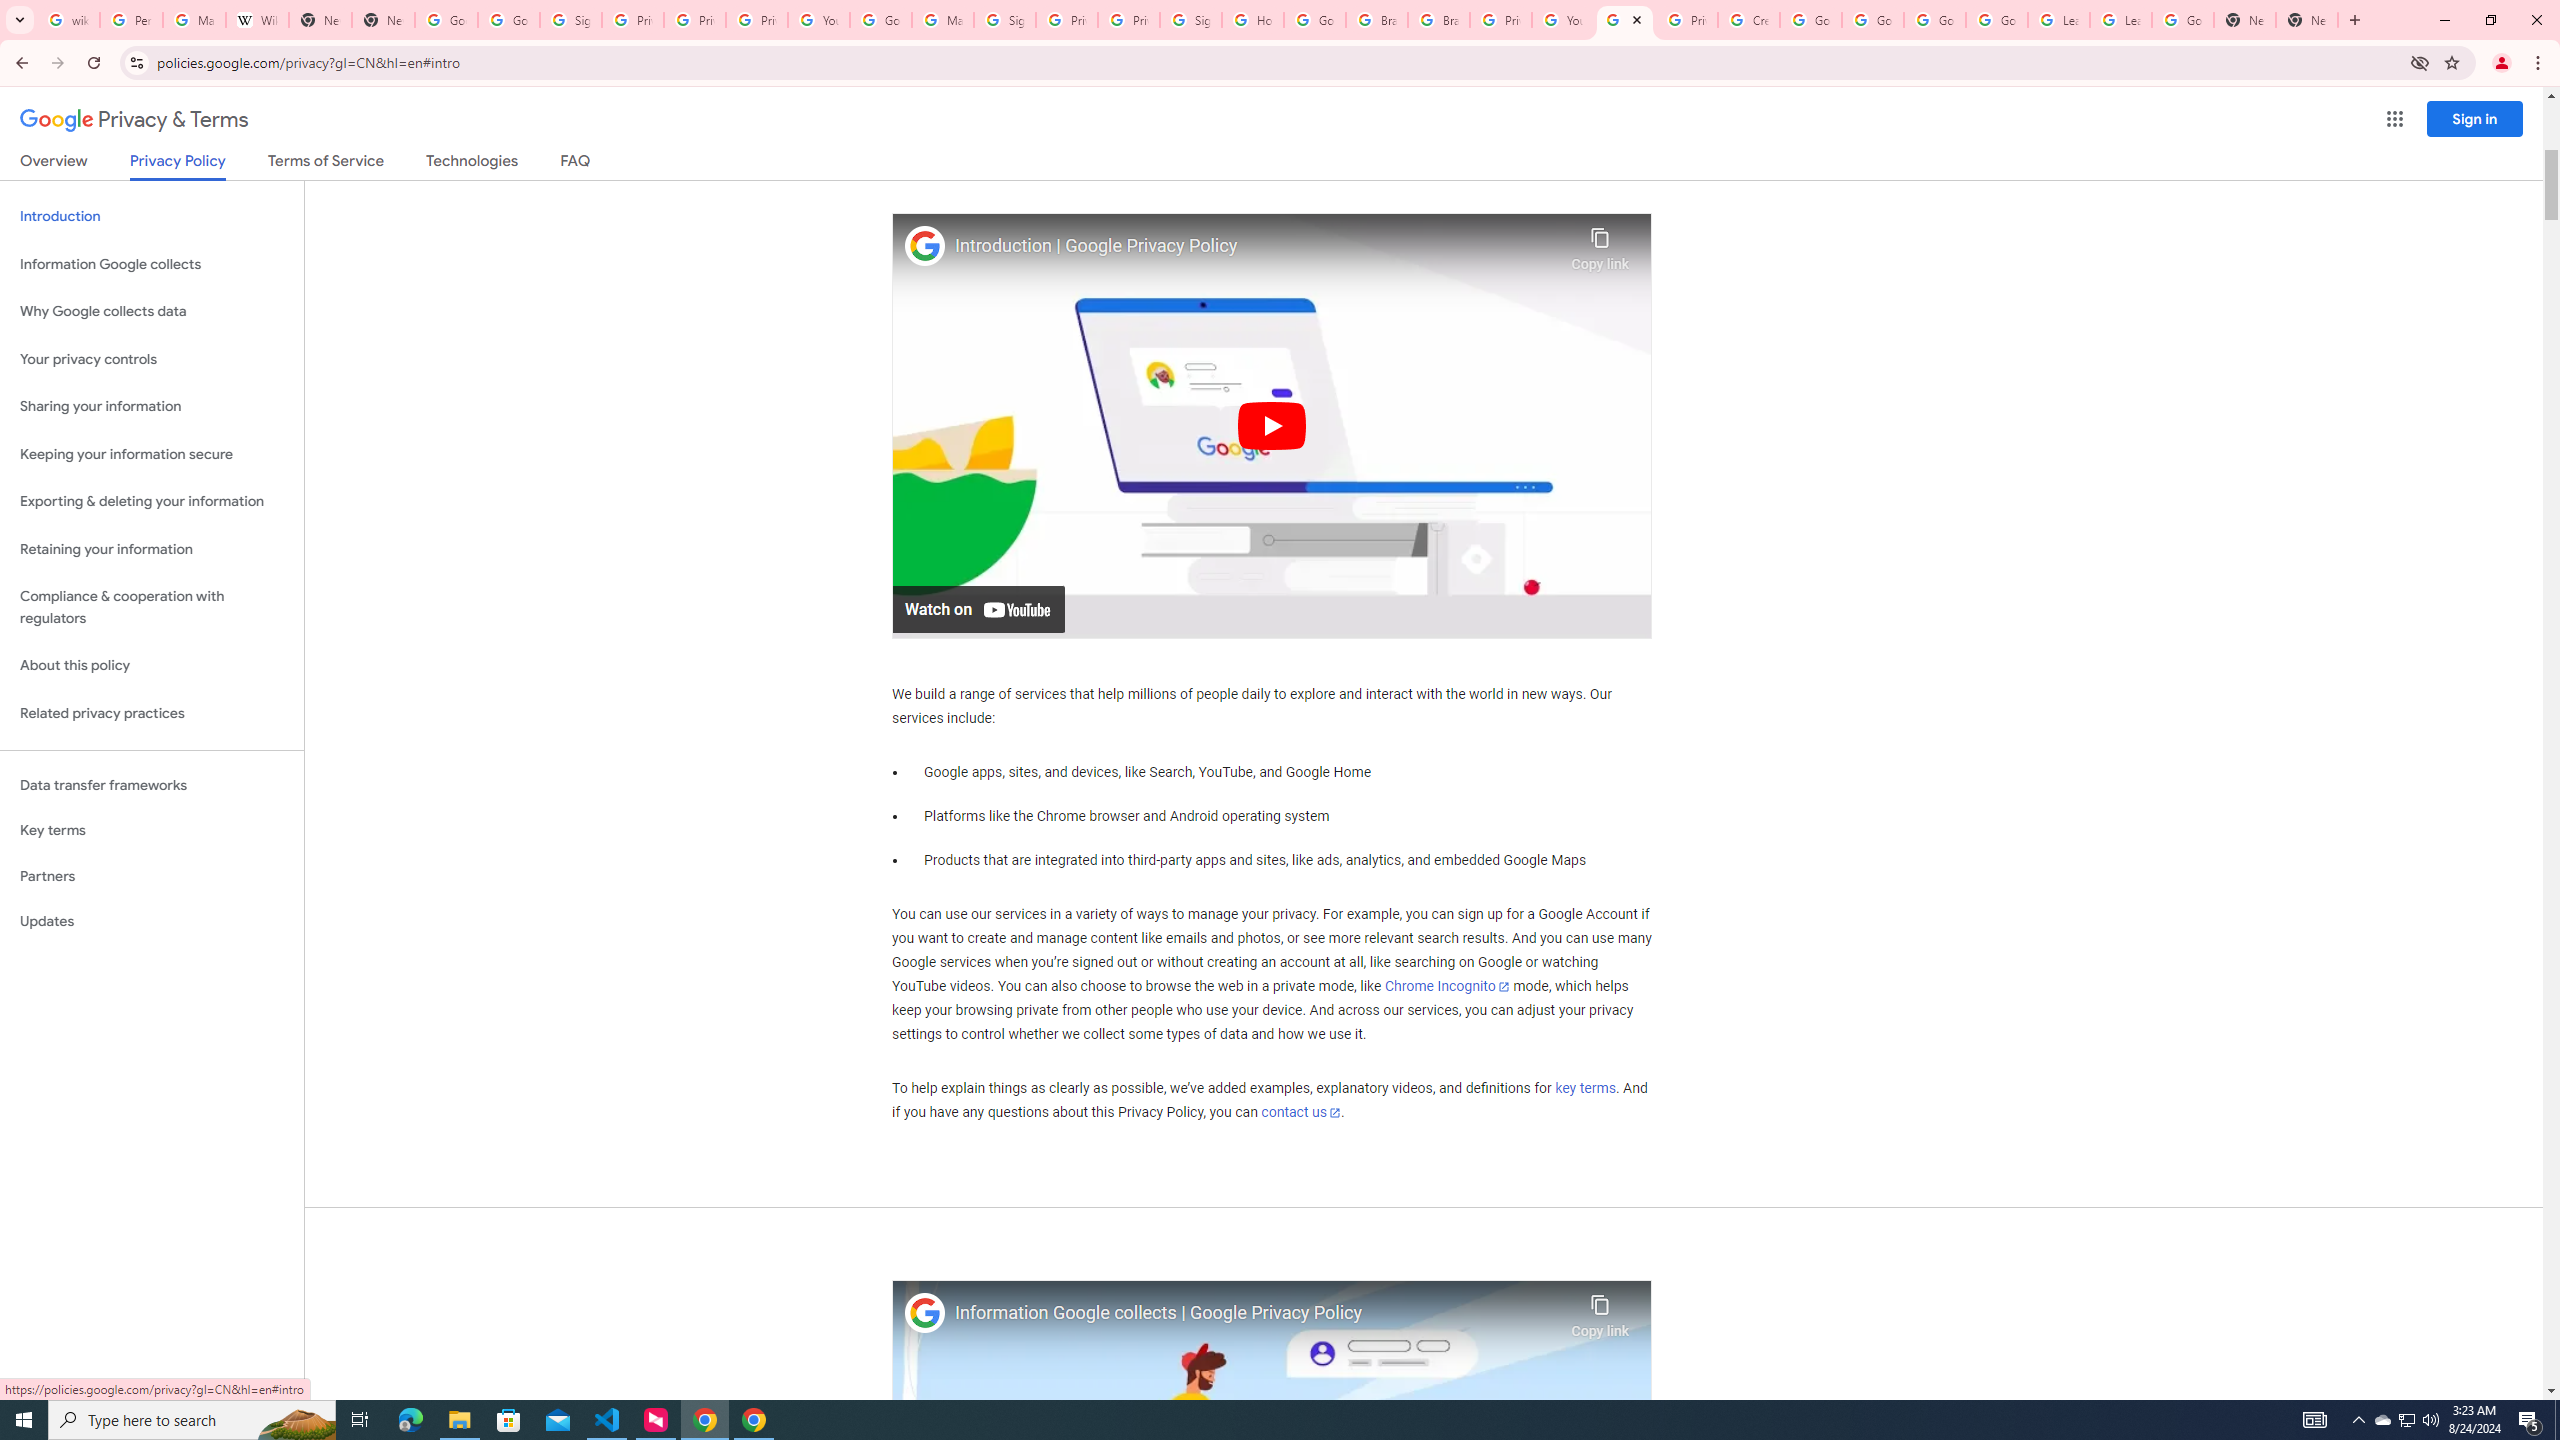  I want to click on 'About this policy', so click(151, 666).